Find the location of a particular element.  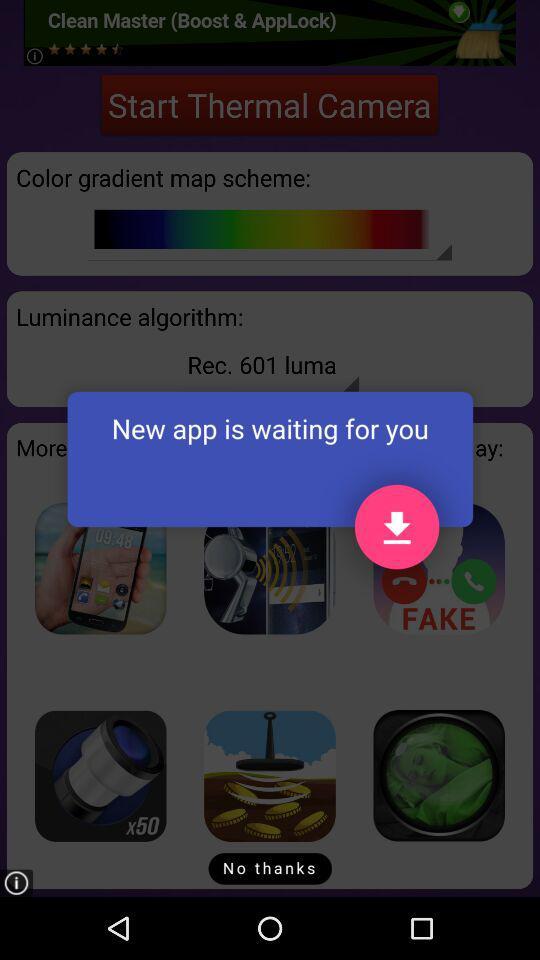

telescope is located at coordinates (99, 775).